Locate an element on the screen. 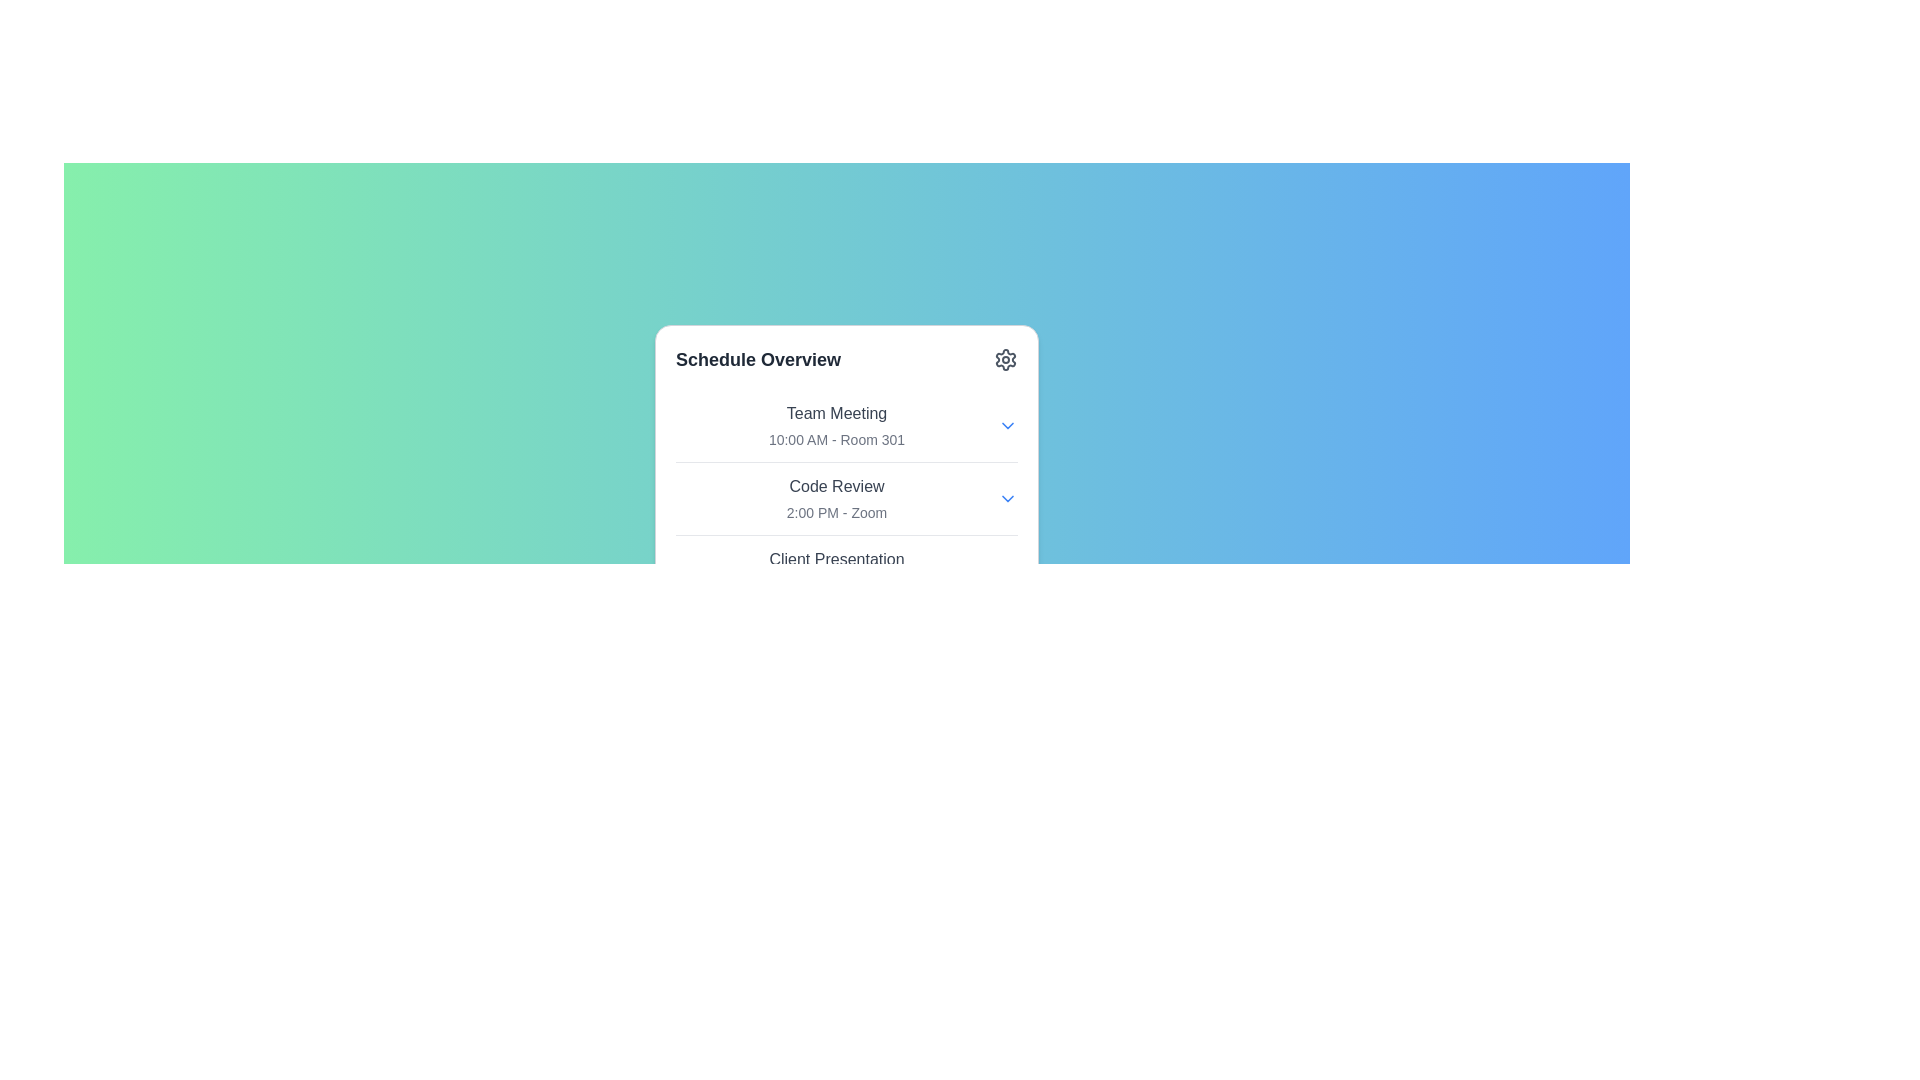 The height and width of the screenshot is (1080, 1920). the Informational display block containing the text 'Code Review' and '2:00 PM - Zoom', which is located in the Schedule Overview section of the popup interface is located at coordinates (836, 497).